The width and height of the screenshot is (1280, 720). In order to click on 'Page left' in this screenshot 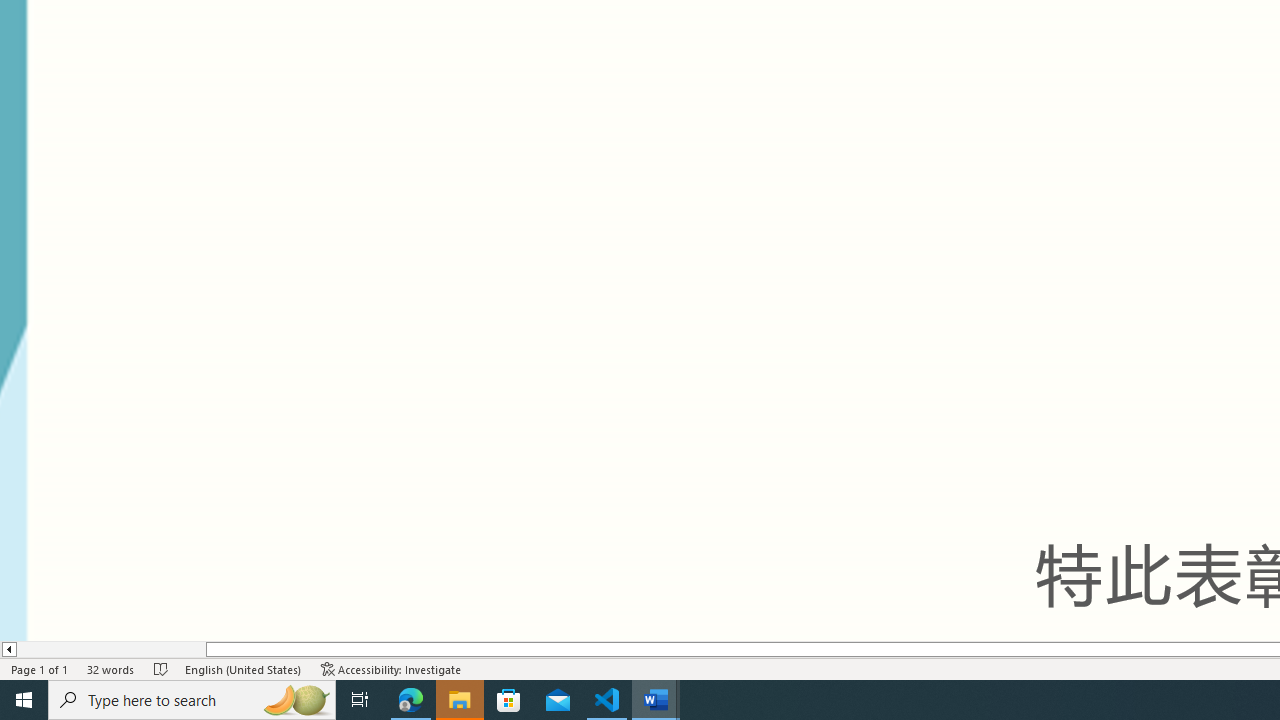, I will do `click(110, 649)`.